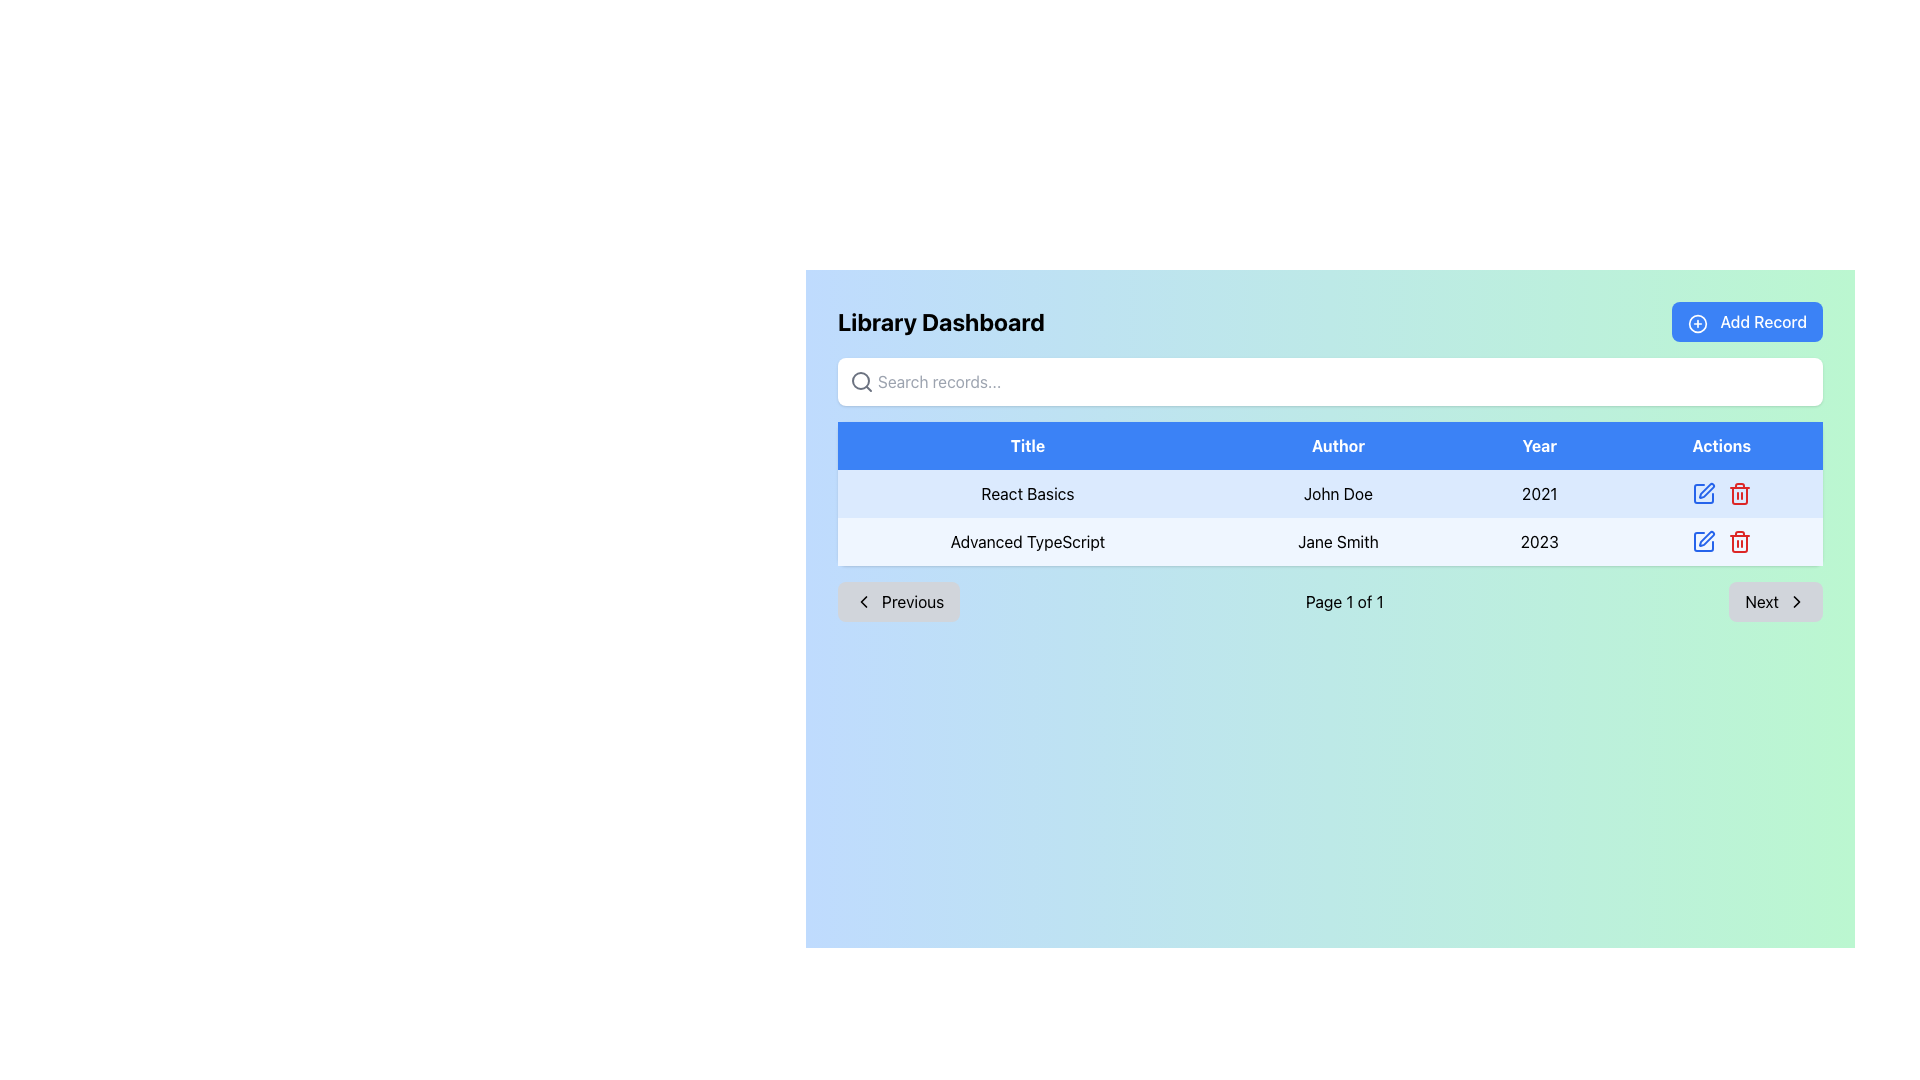  What do you see at coordinates (1776, 600) in the screenshot?
I see `the 'Next' button located on the right side of the pagination control bar` at bounding box center [1776, 600].